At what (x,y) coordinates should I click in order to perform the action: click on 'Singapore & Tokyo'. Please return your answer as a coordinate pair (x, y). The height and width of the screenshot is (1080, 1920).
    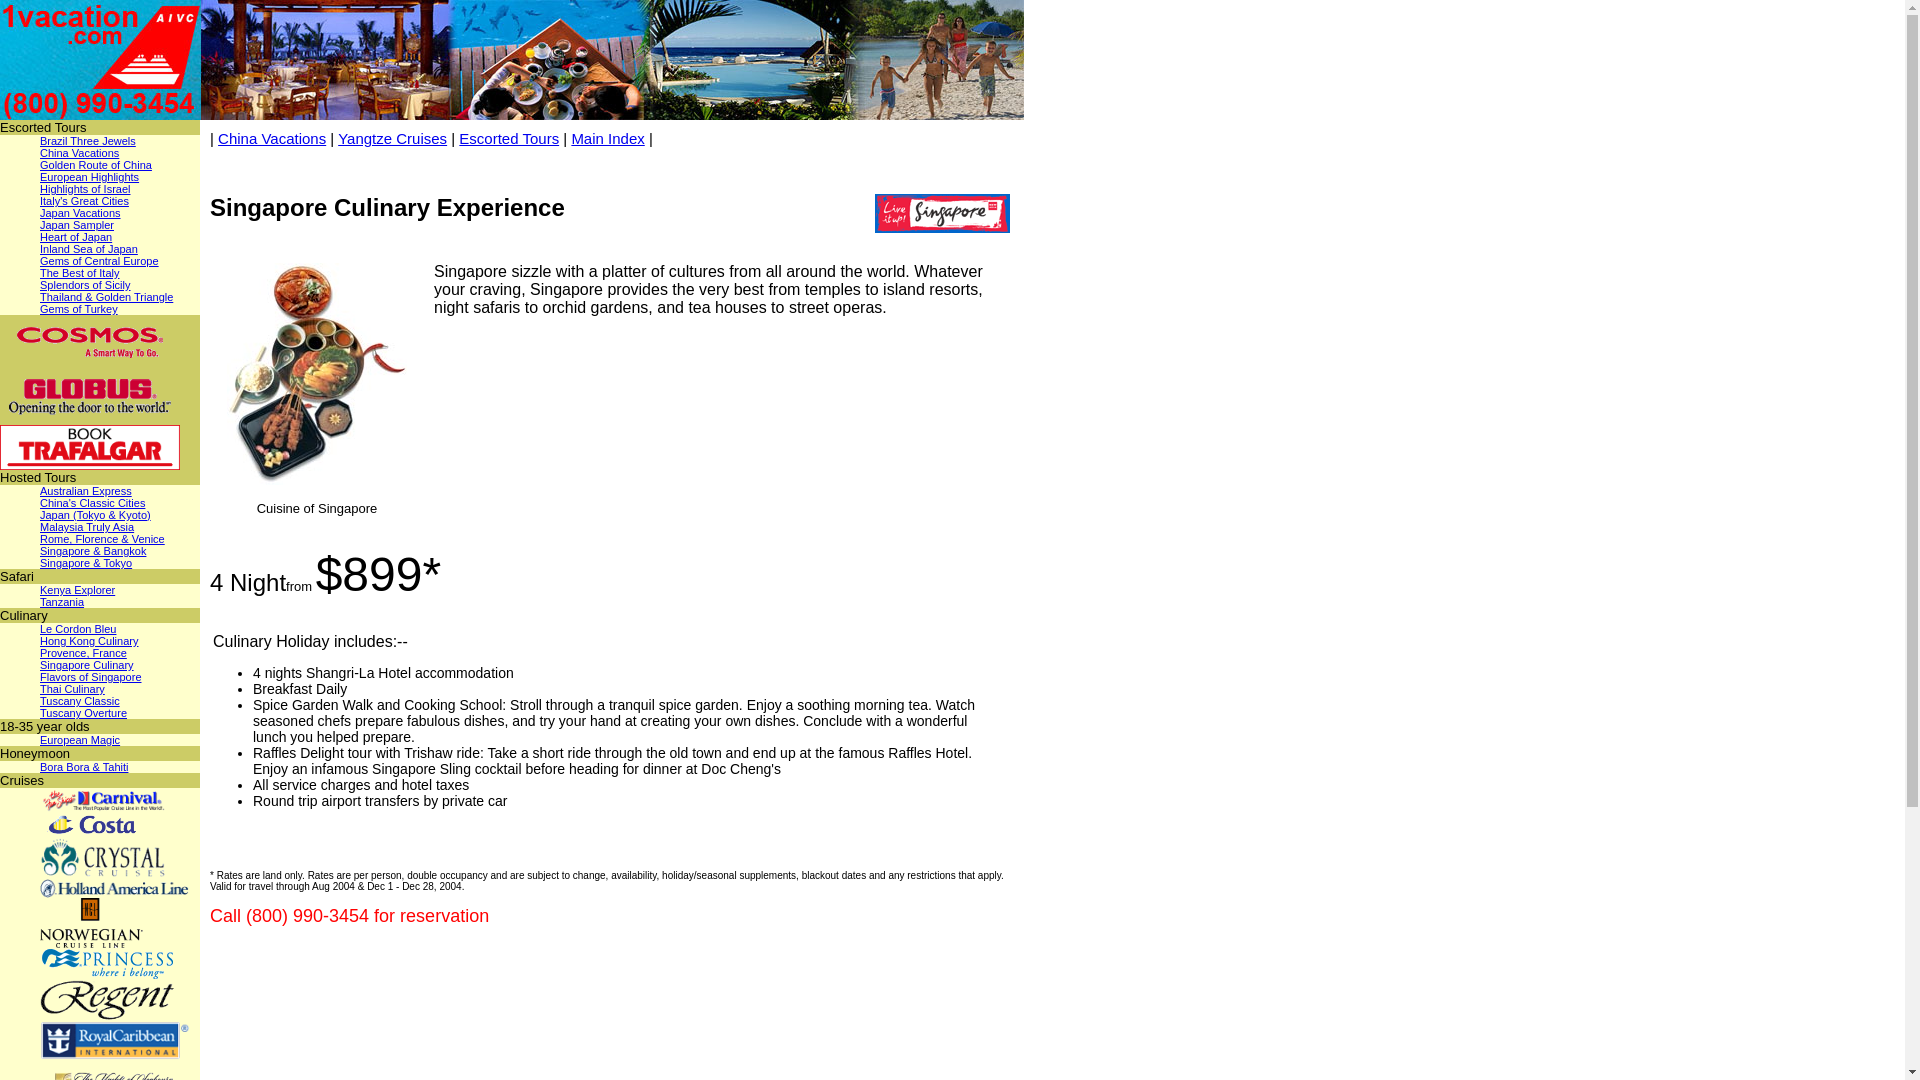
    Looking at the image, I should click on (85, 563).